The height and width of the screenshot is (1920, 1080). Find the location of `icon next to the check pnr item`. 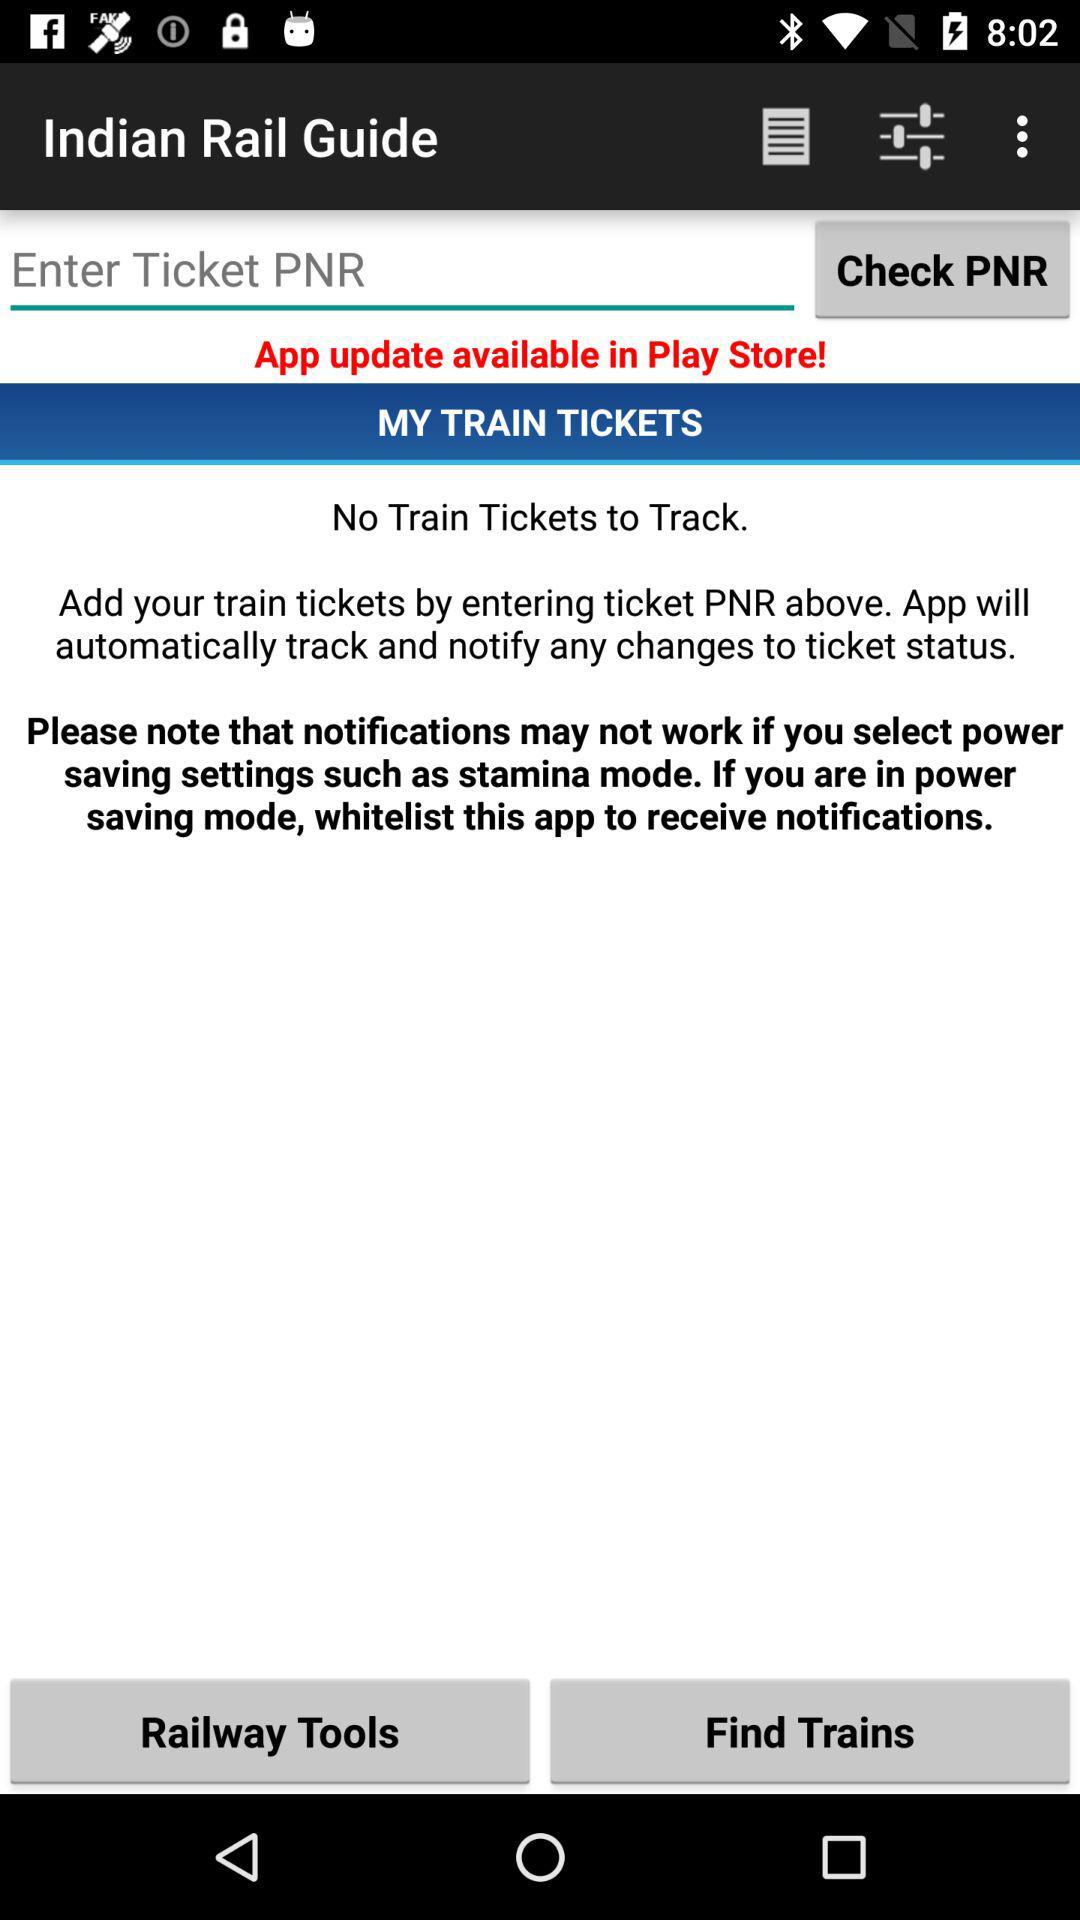

icon next to the check pnr item is located at coordinates (402, 268).